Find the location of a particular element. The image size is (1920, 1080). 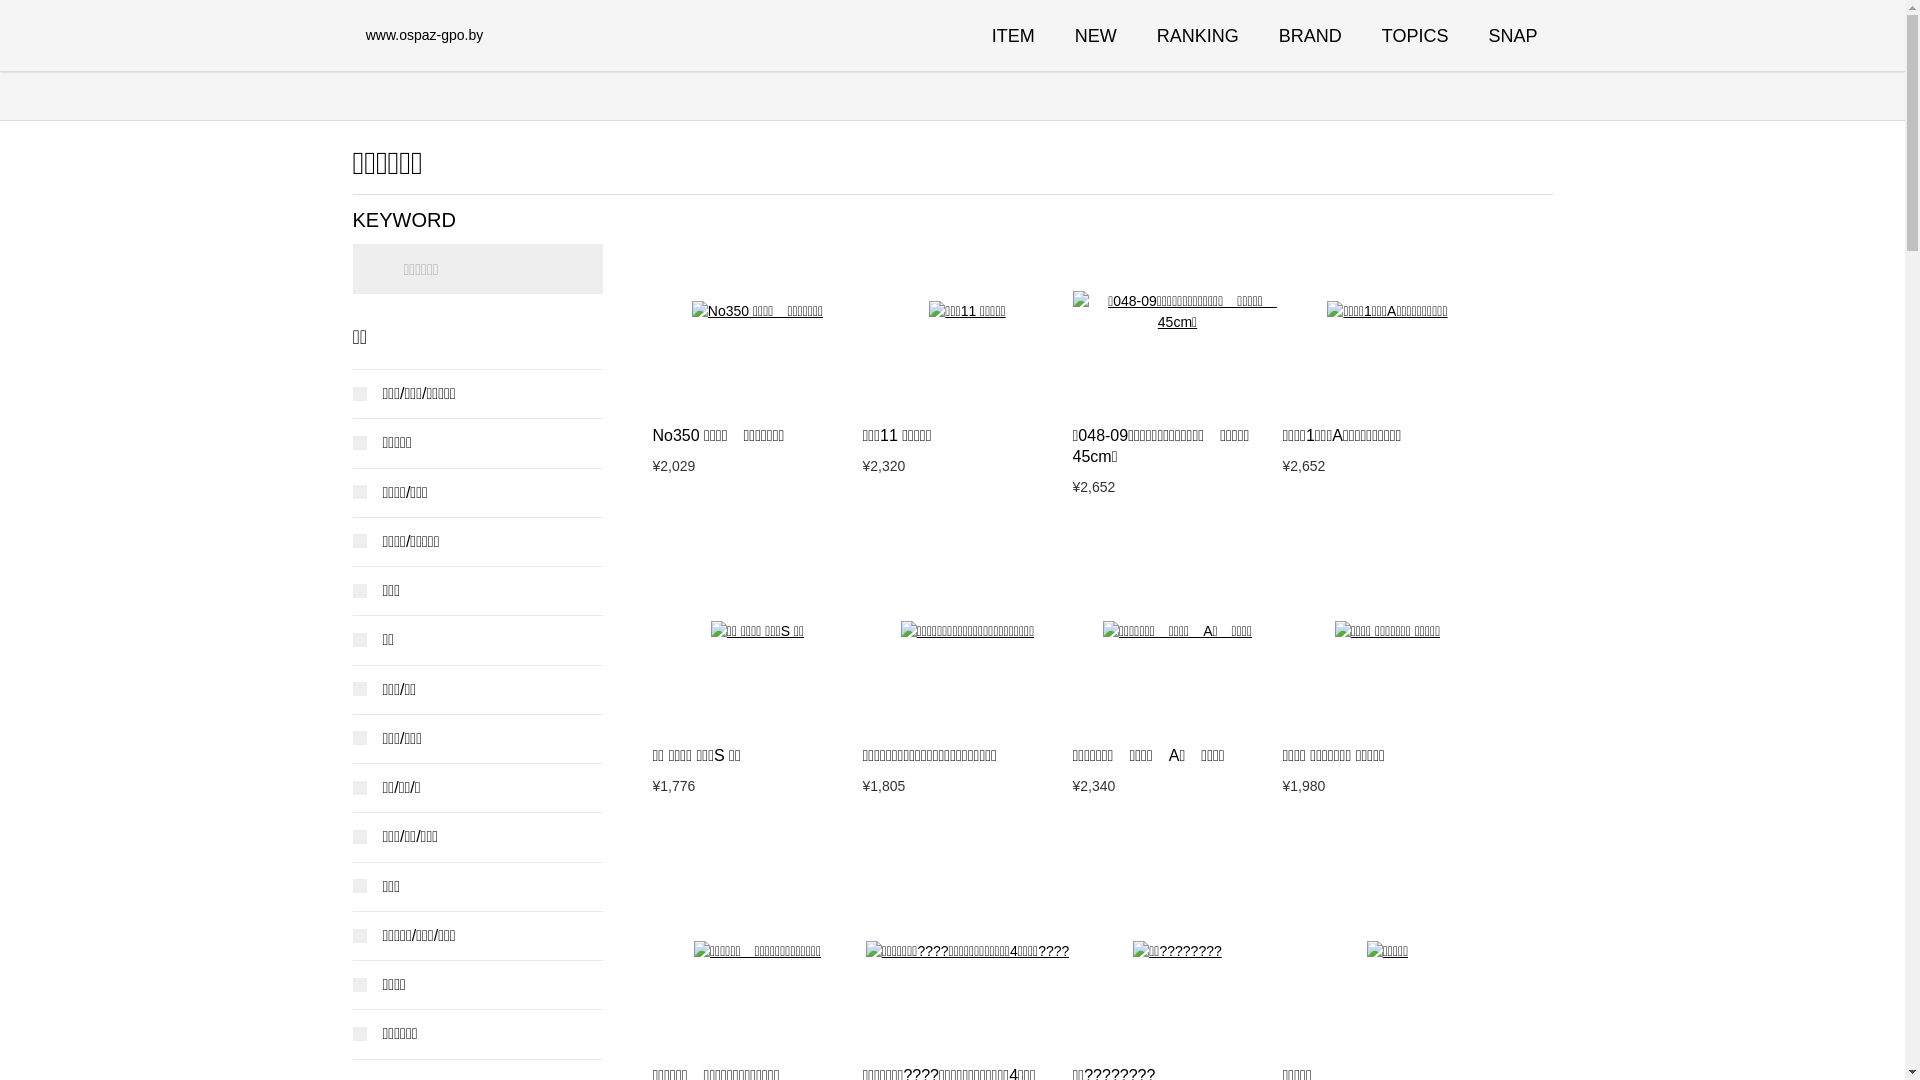

'NEW' is located at coordinates (1094, 35).